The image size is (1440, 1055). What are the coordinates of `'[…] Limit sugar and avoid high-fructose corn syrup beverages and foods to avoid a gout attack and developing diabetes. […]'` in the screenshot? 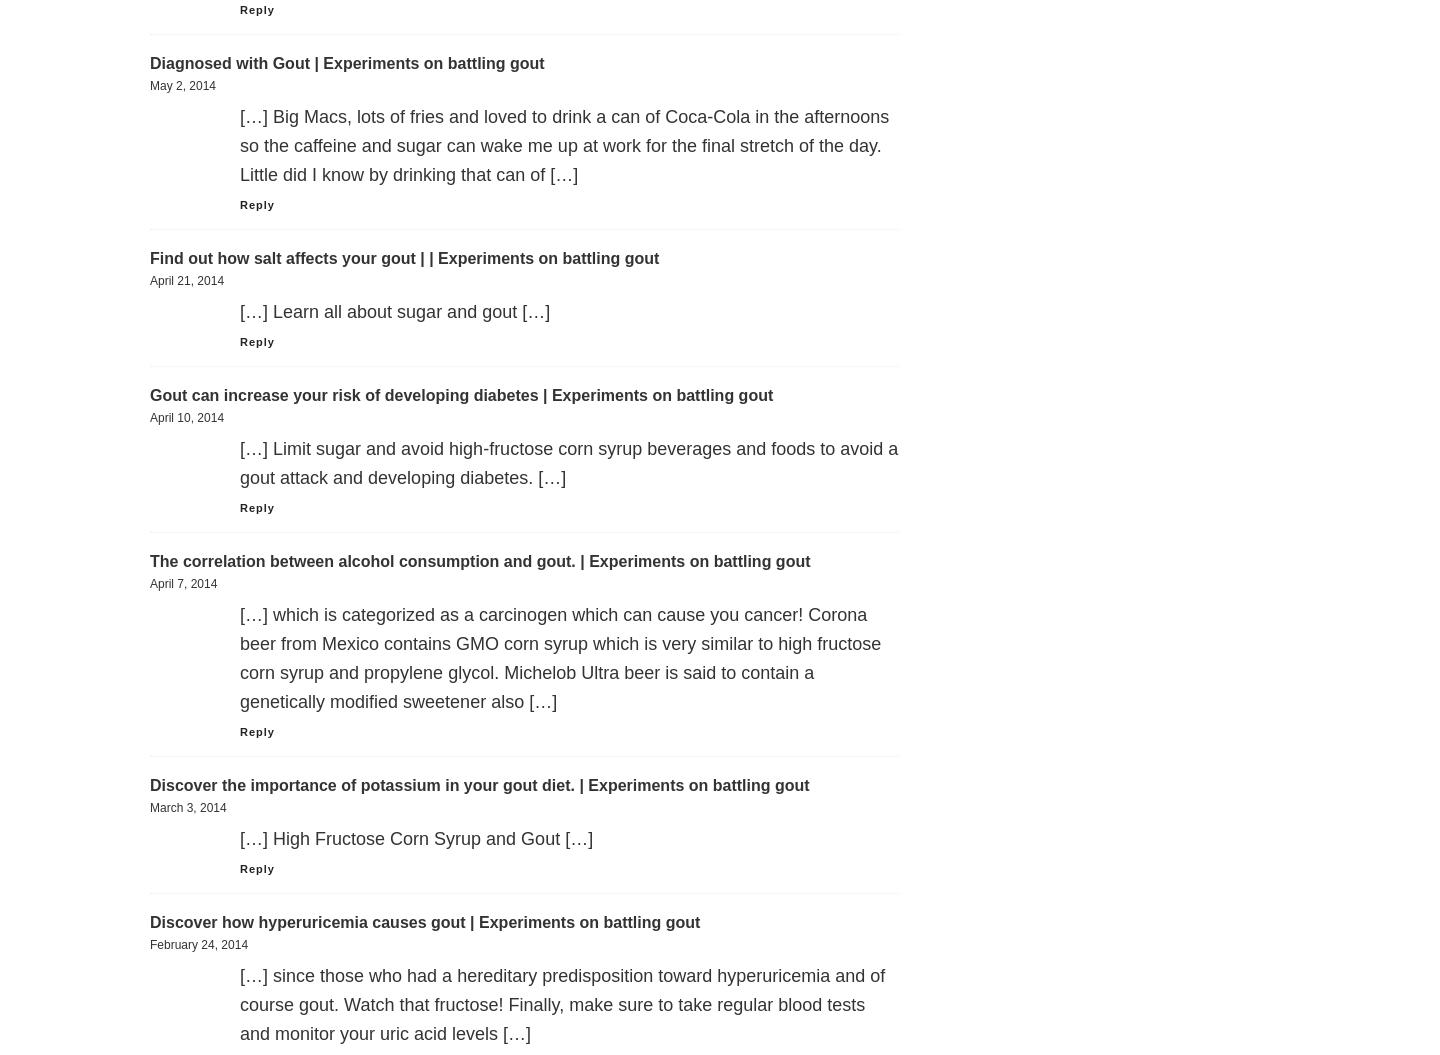 It's located at (568, 462).